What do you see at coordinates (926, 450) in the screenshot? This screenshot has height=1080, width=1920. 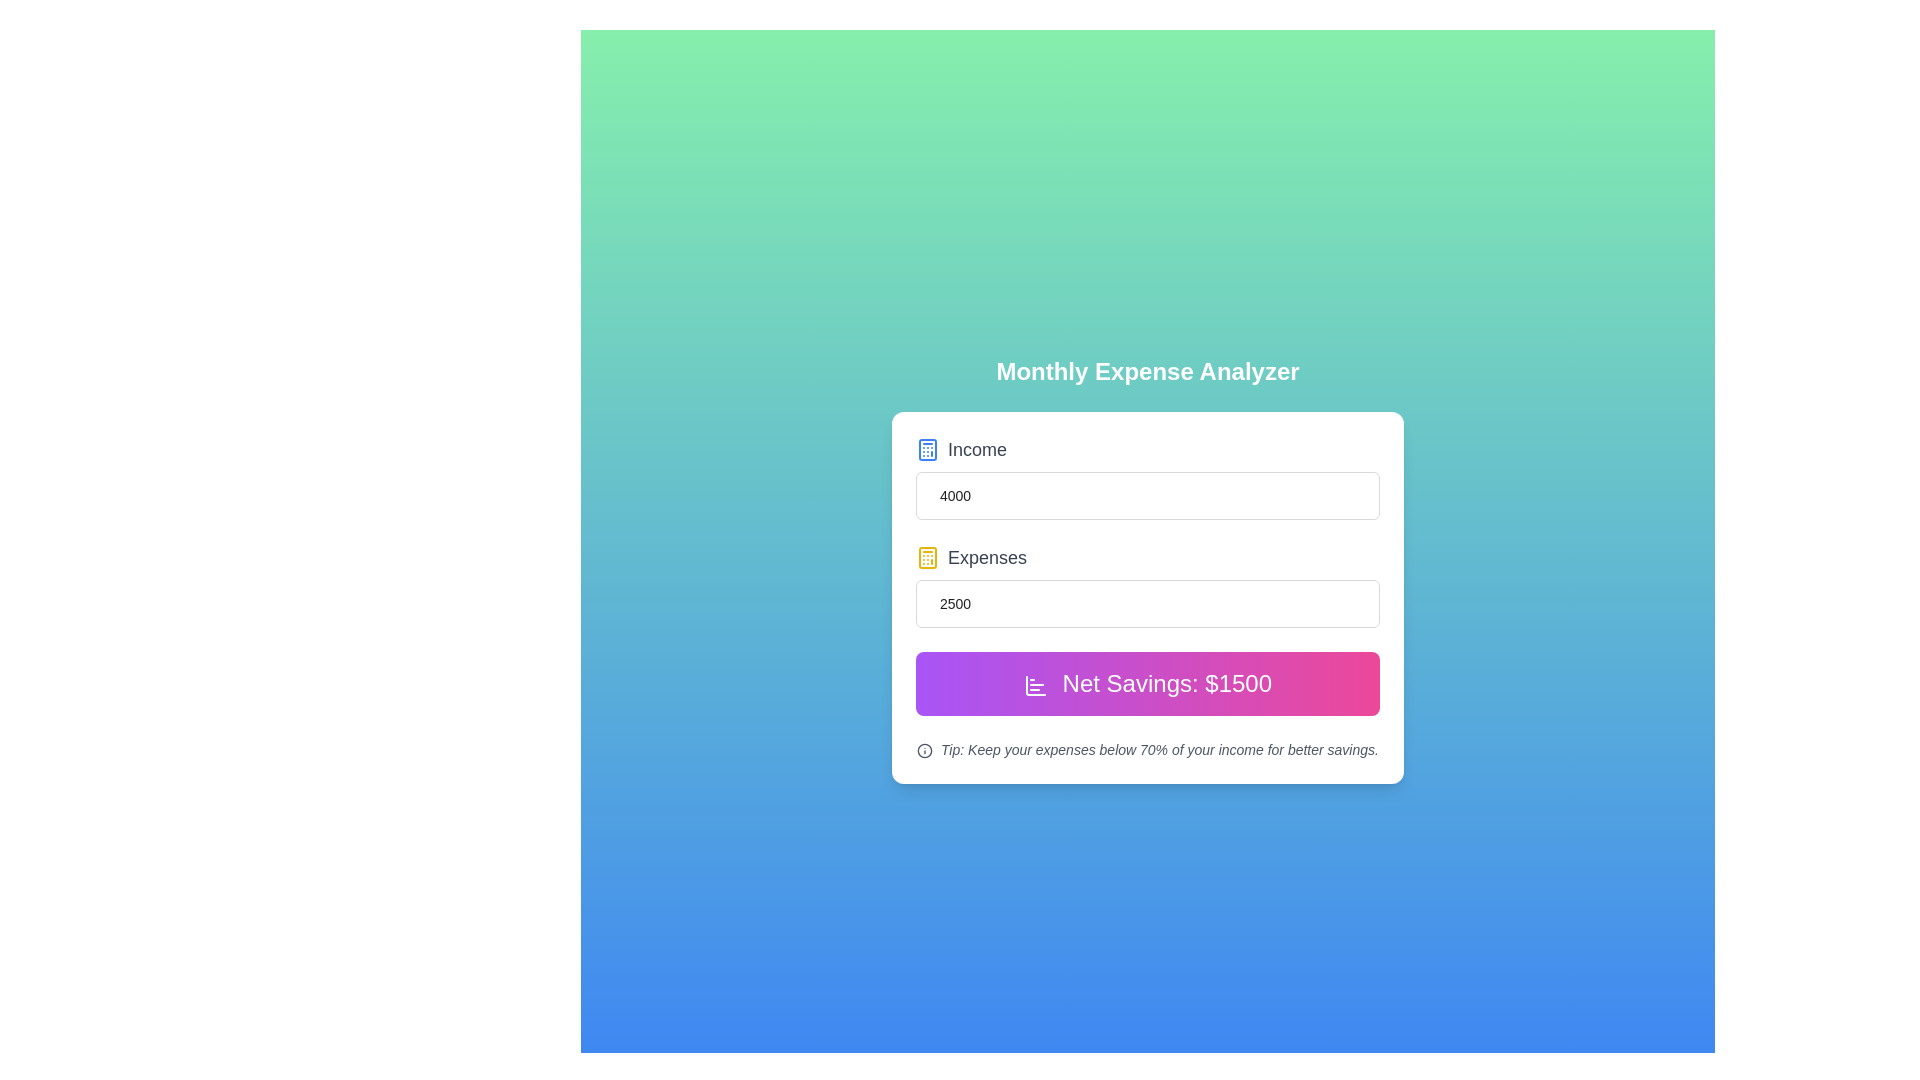 I see `the Decorative Icon located to the left of the 'Income' text in the Income input section of the form` at bounding box center [926, 450].